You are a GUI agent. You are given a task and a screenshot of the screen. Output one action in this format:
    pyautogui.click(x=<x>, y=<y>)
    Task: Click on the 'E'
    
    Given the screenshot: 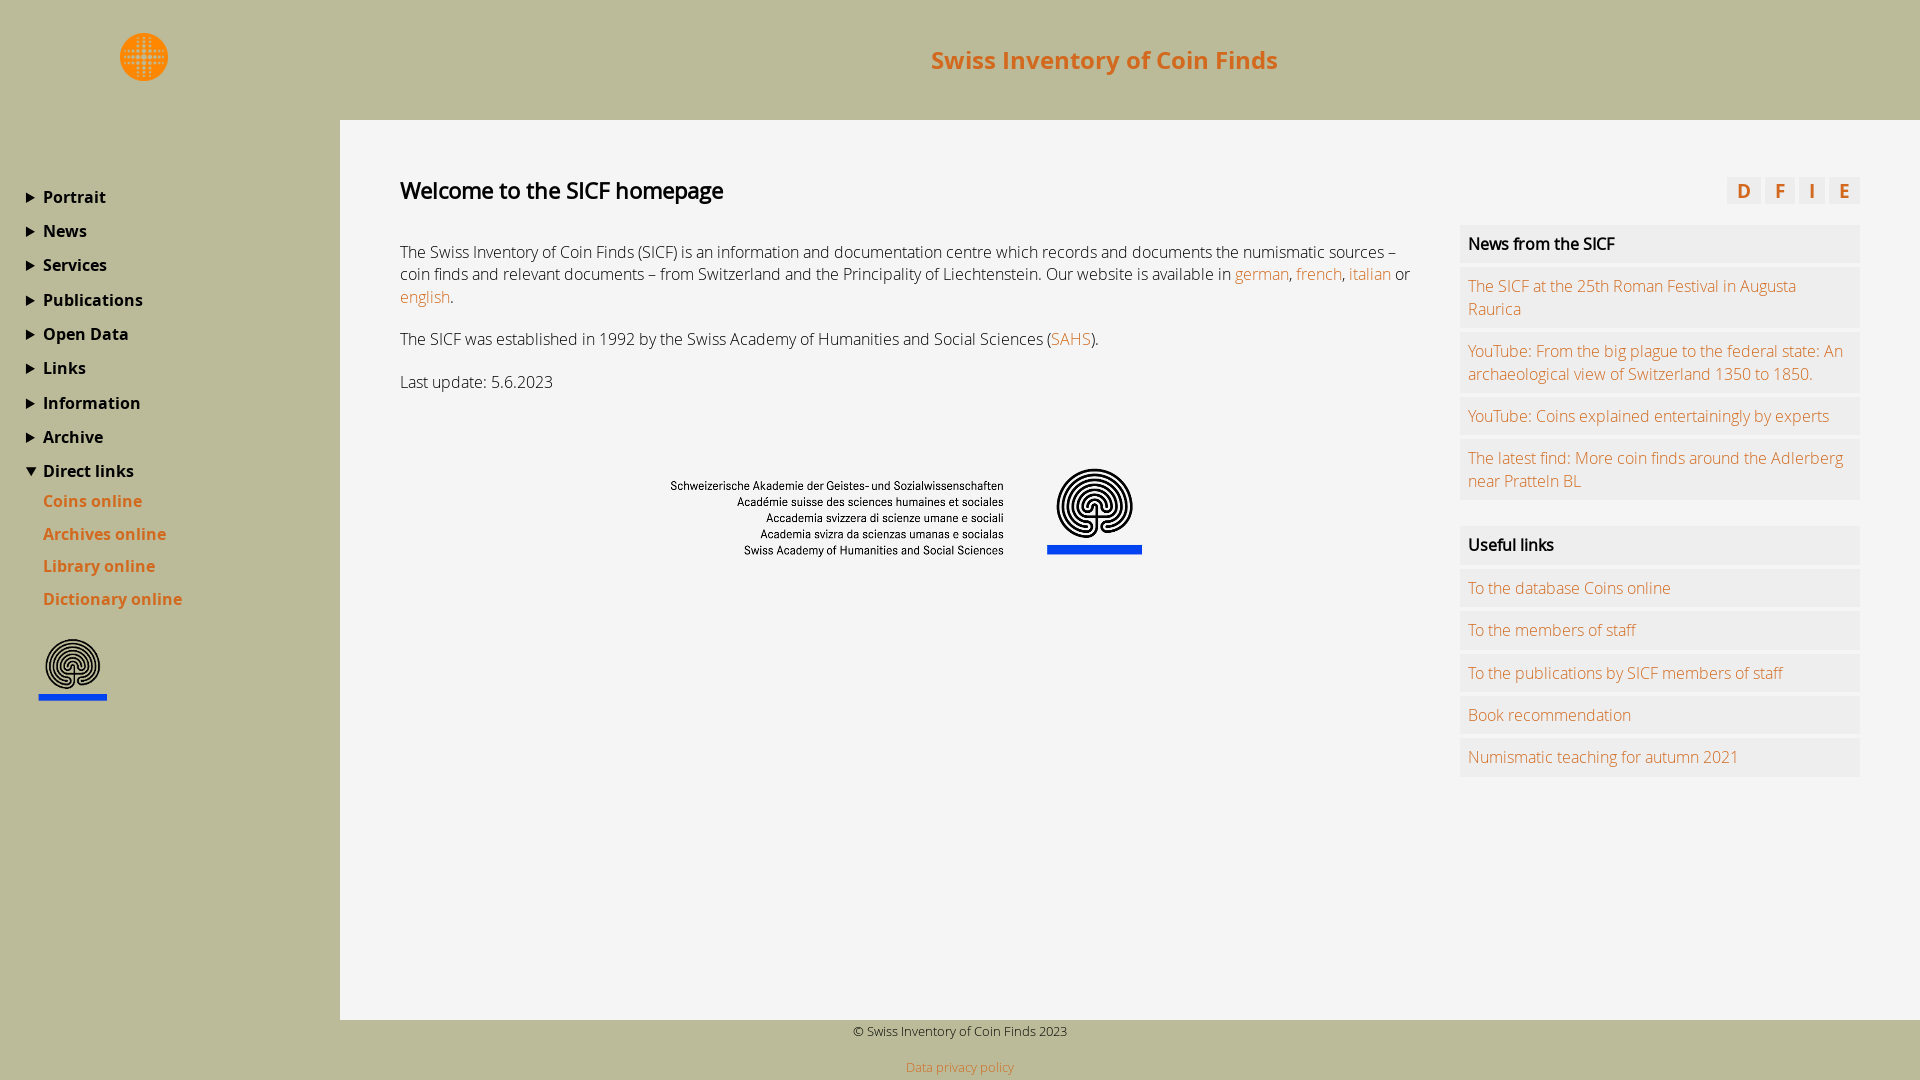 What is the action you would take?
    pyautogui.click(x=1828, y=190)
    